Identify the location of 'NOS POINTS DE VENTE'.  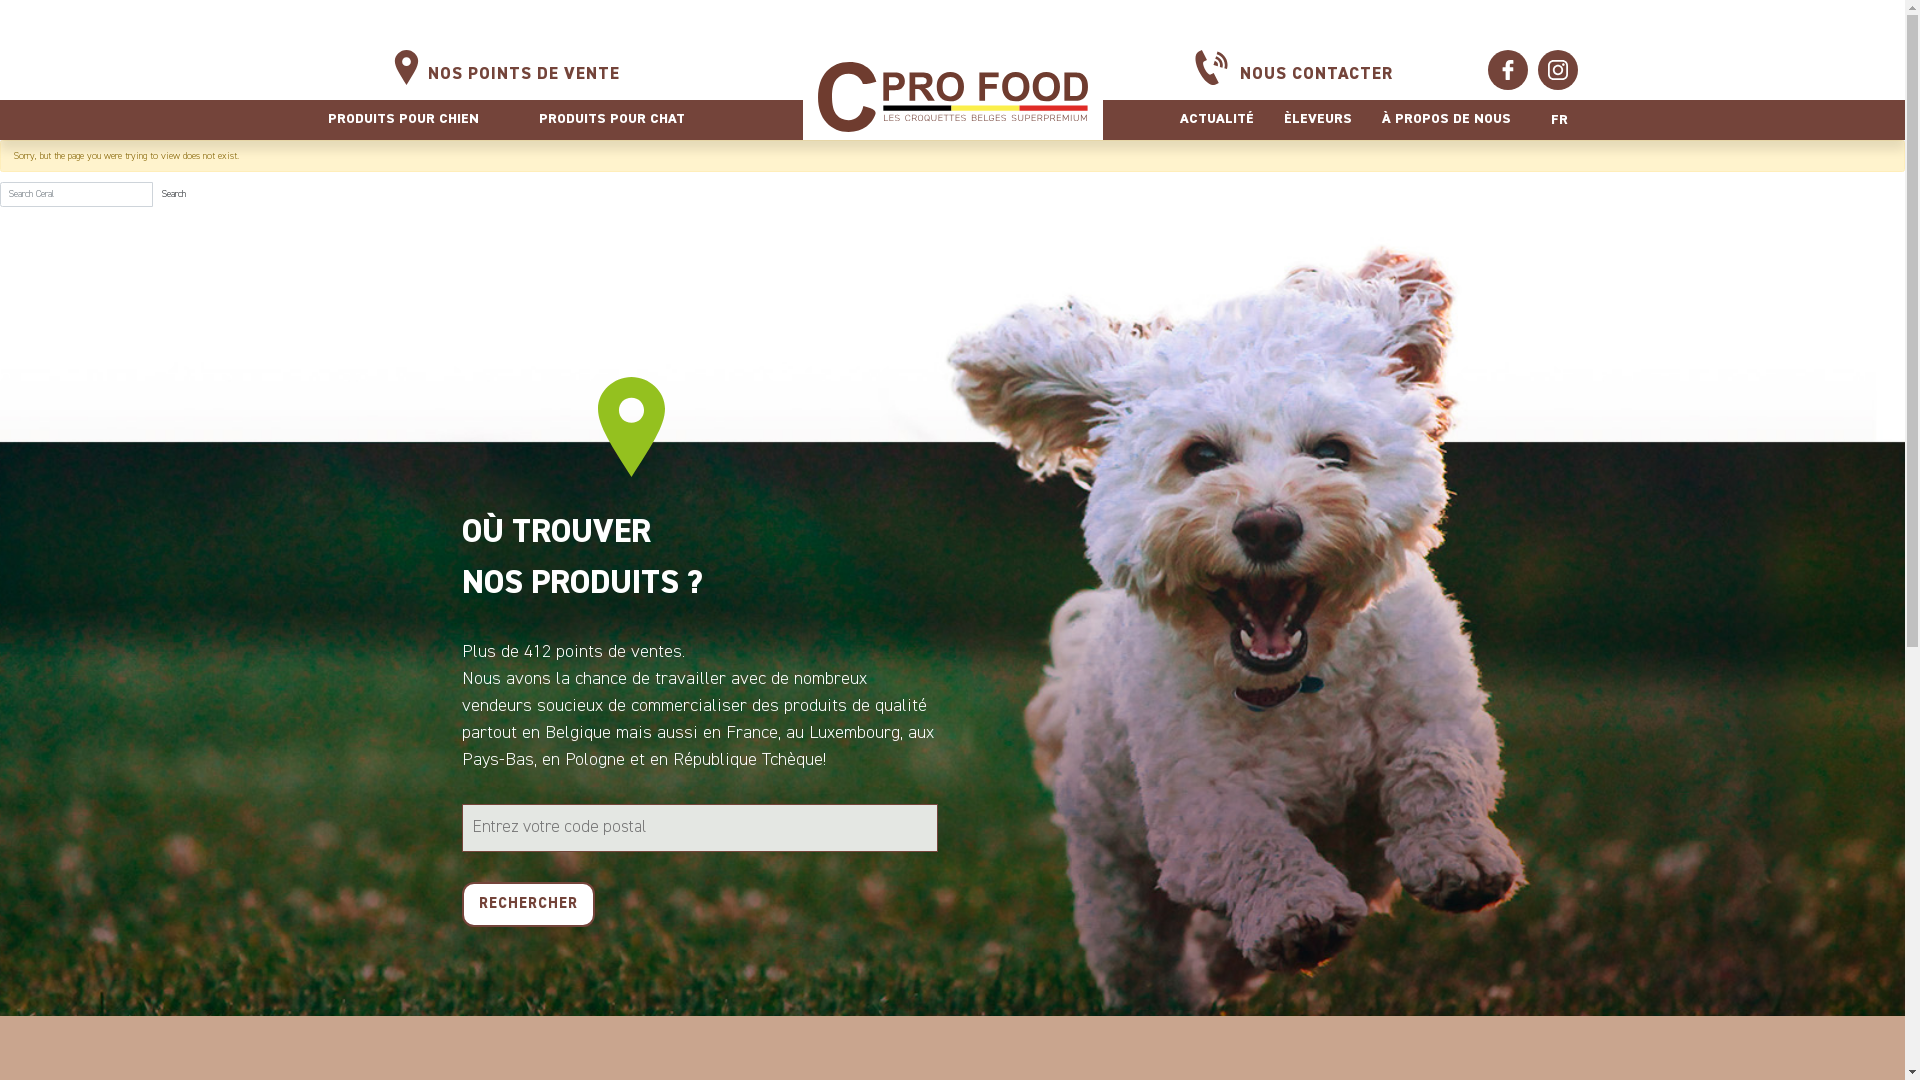
(523, 73).